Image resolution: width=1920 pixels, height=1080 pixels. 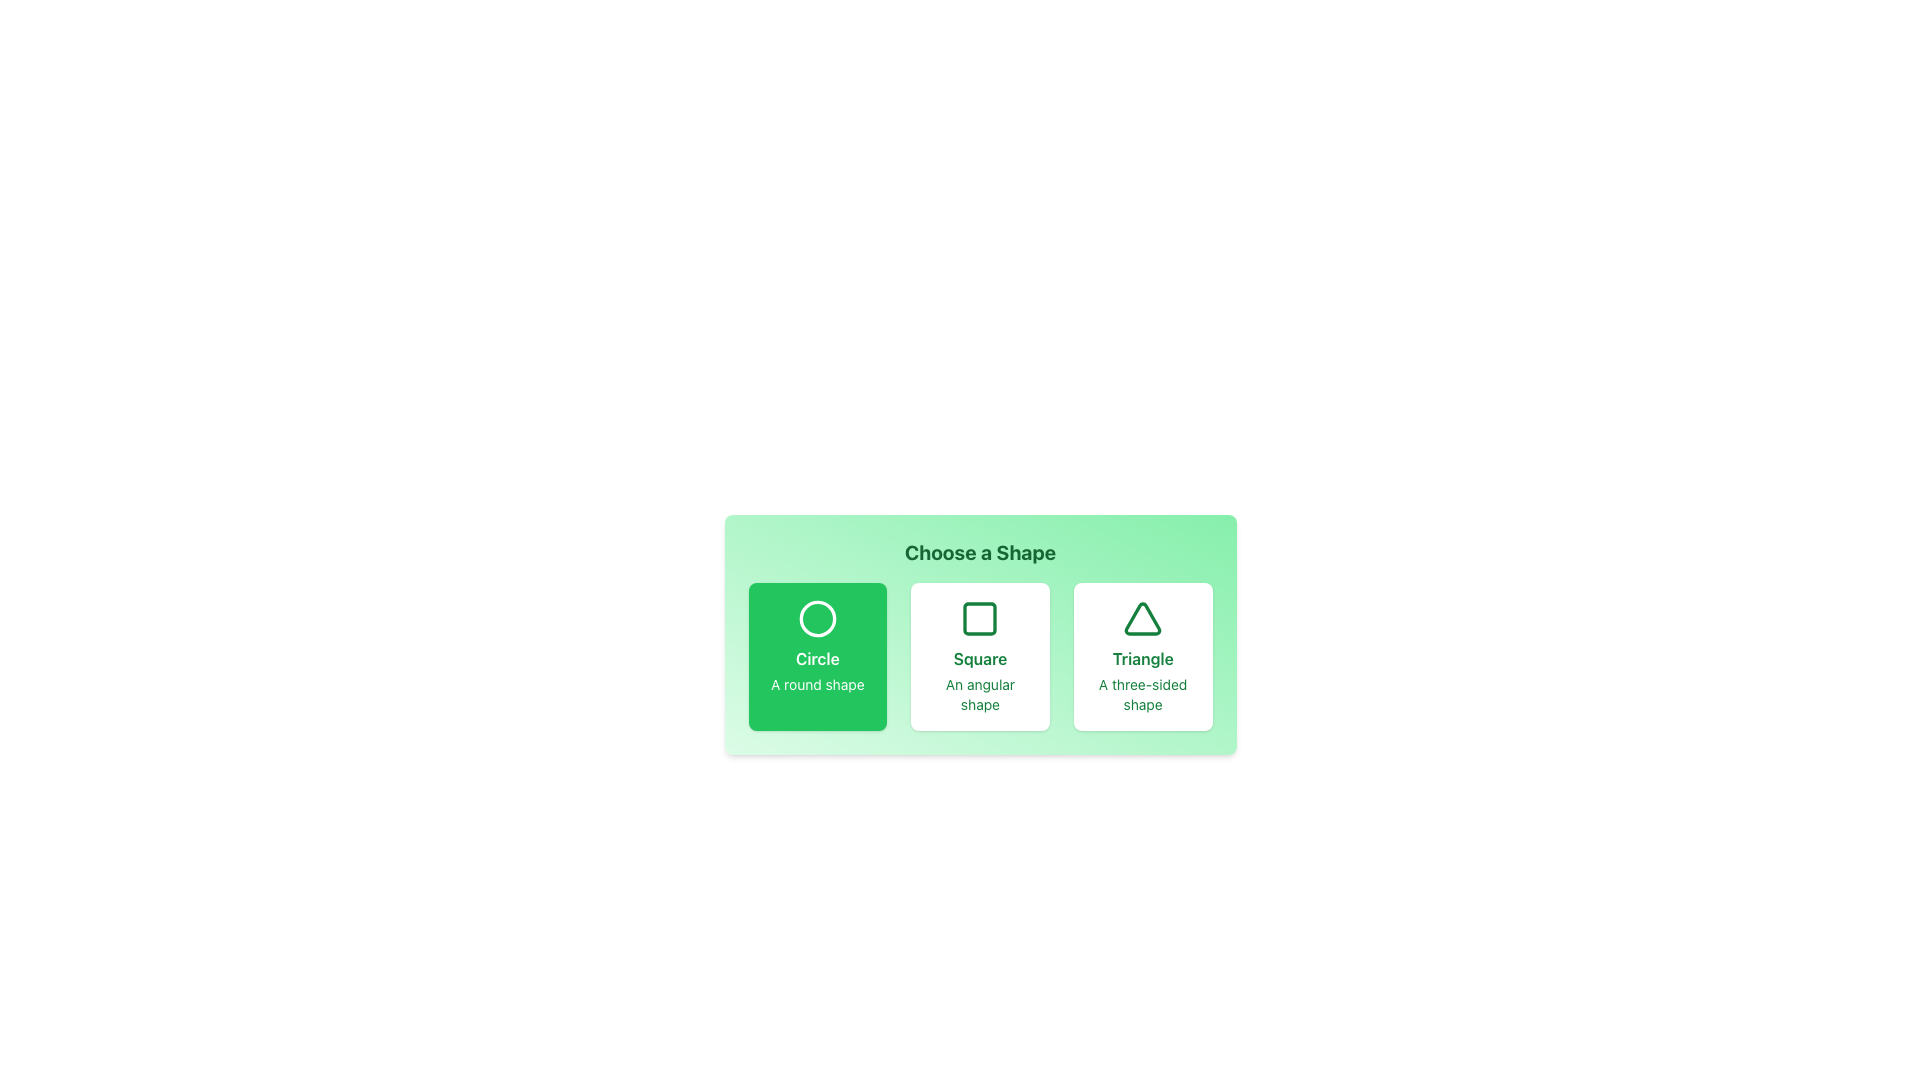 What do you see at coordinates (1143, 617) in the screenshot?
I see `the SVG Icon representing a triangle, which is outlined with a green stroke and located inside the labeled box 'Triangle'` at bounding box center [1143, 617].